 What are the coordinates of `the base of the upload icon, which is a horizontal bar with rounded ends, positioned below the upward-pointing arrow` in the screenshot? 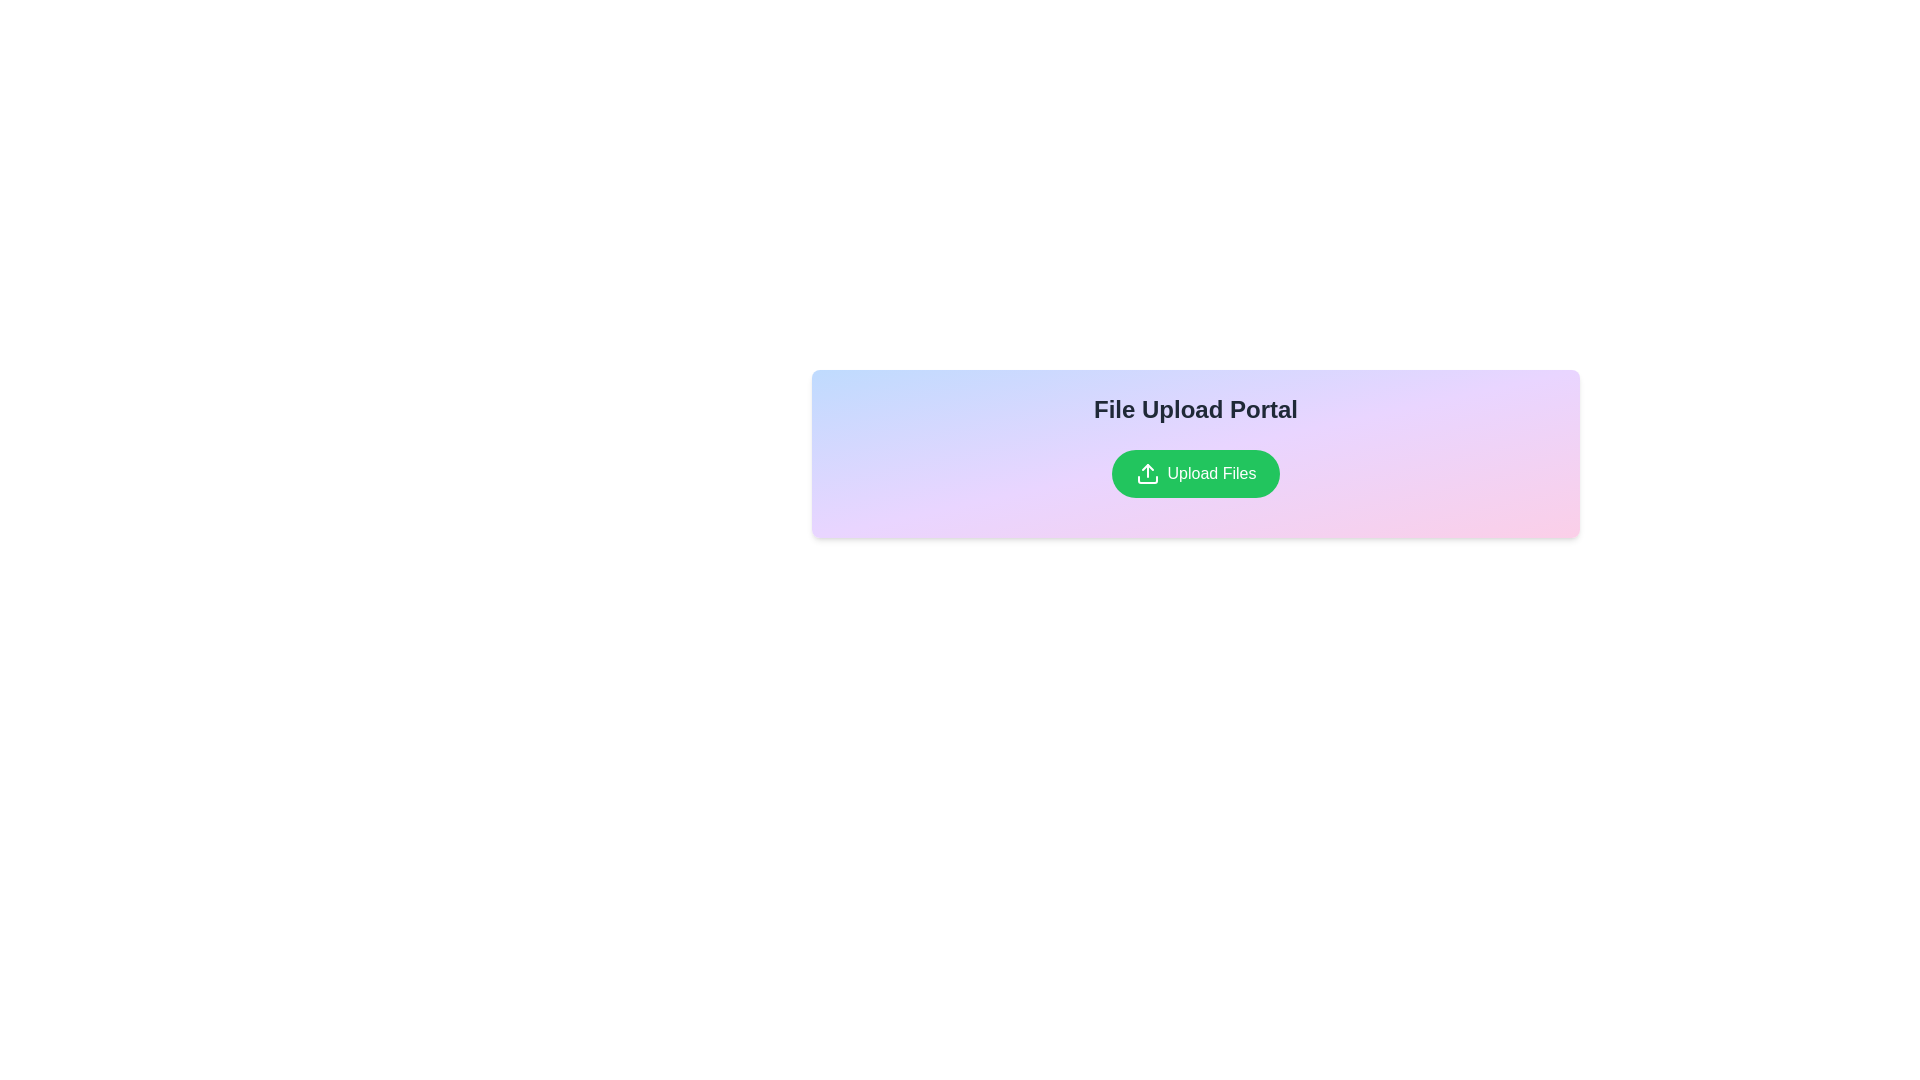 It's located at (1147, 479).